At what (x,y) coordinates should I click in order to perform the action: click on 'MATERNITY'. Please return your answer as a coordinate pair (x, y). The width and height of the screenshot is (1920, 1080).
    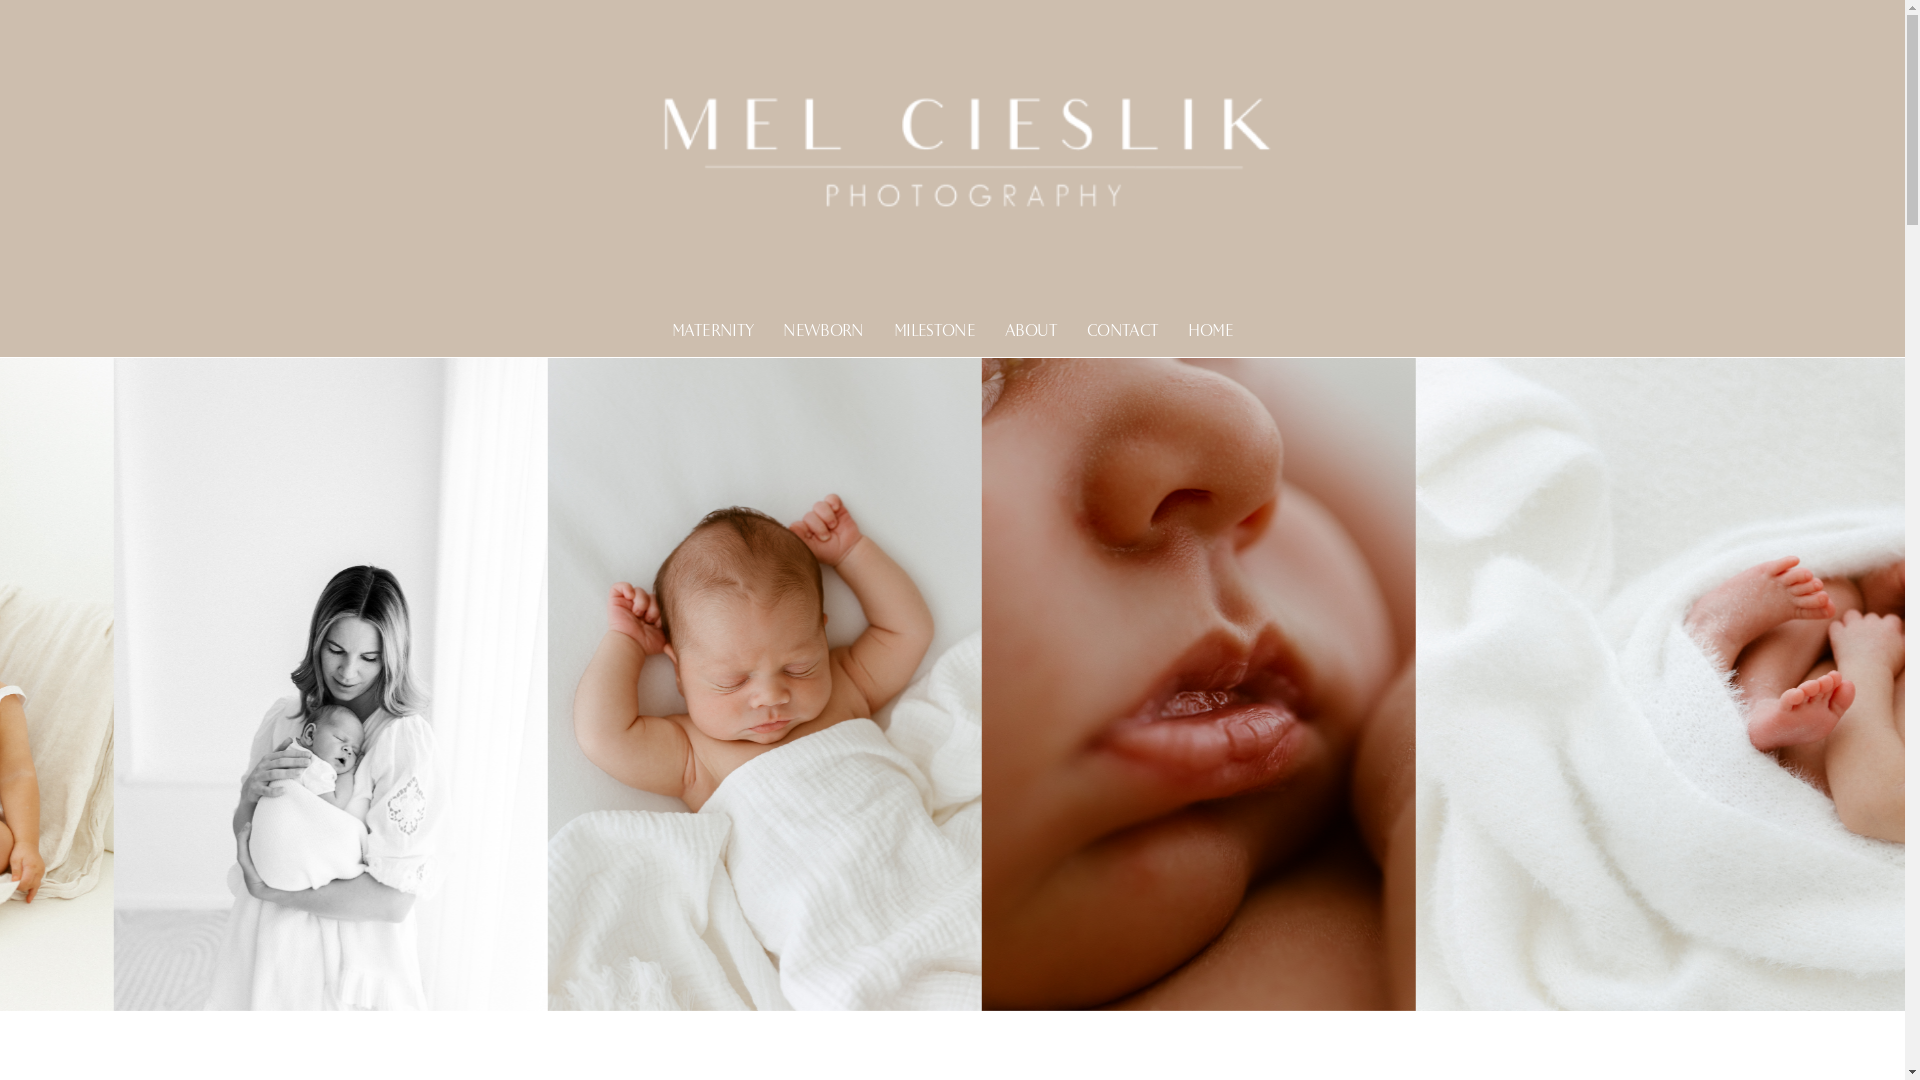
    Looking at the image, I should click on (712, 330).